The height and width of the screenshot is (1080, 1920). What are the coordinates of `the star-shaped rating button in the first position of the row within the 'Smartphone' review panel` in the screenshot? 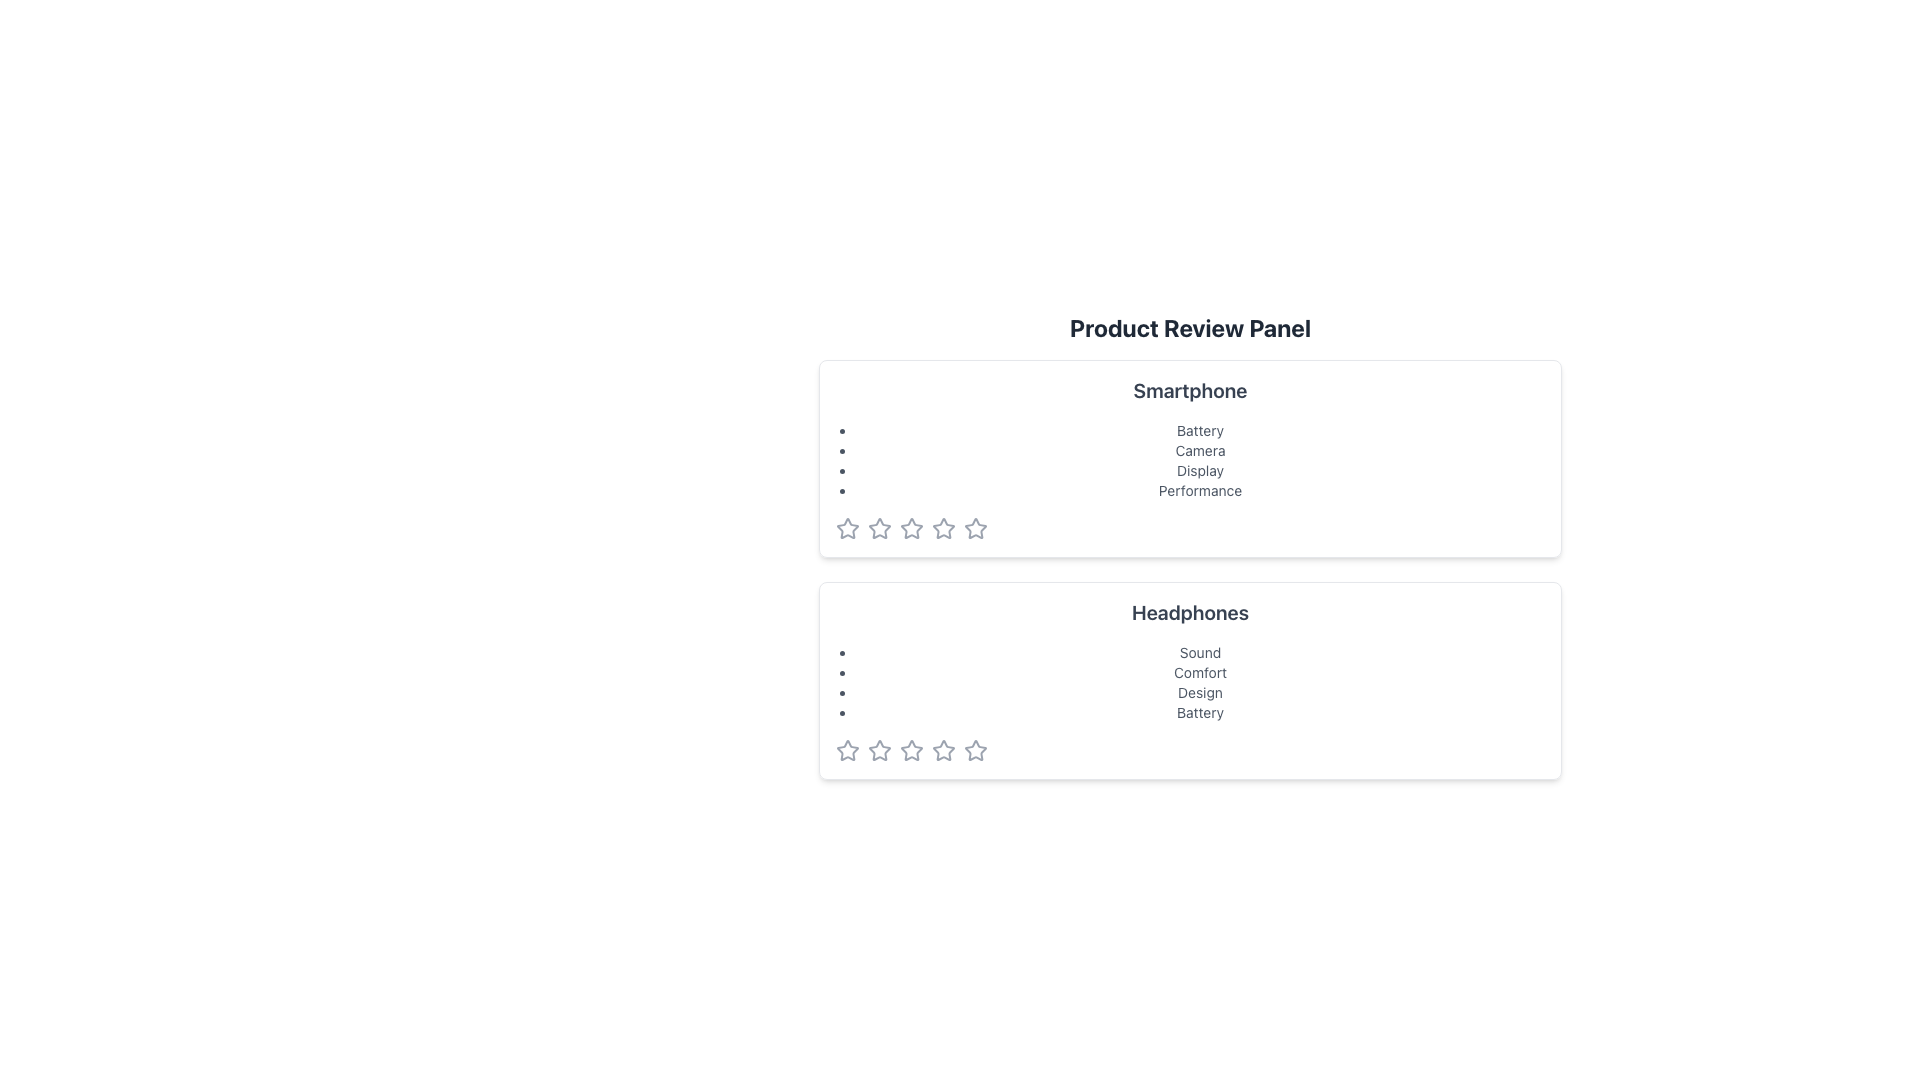 It's located at (879, 527).